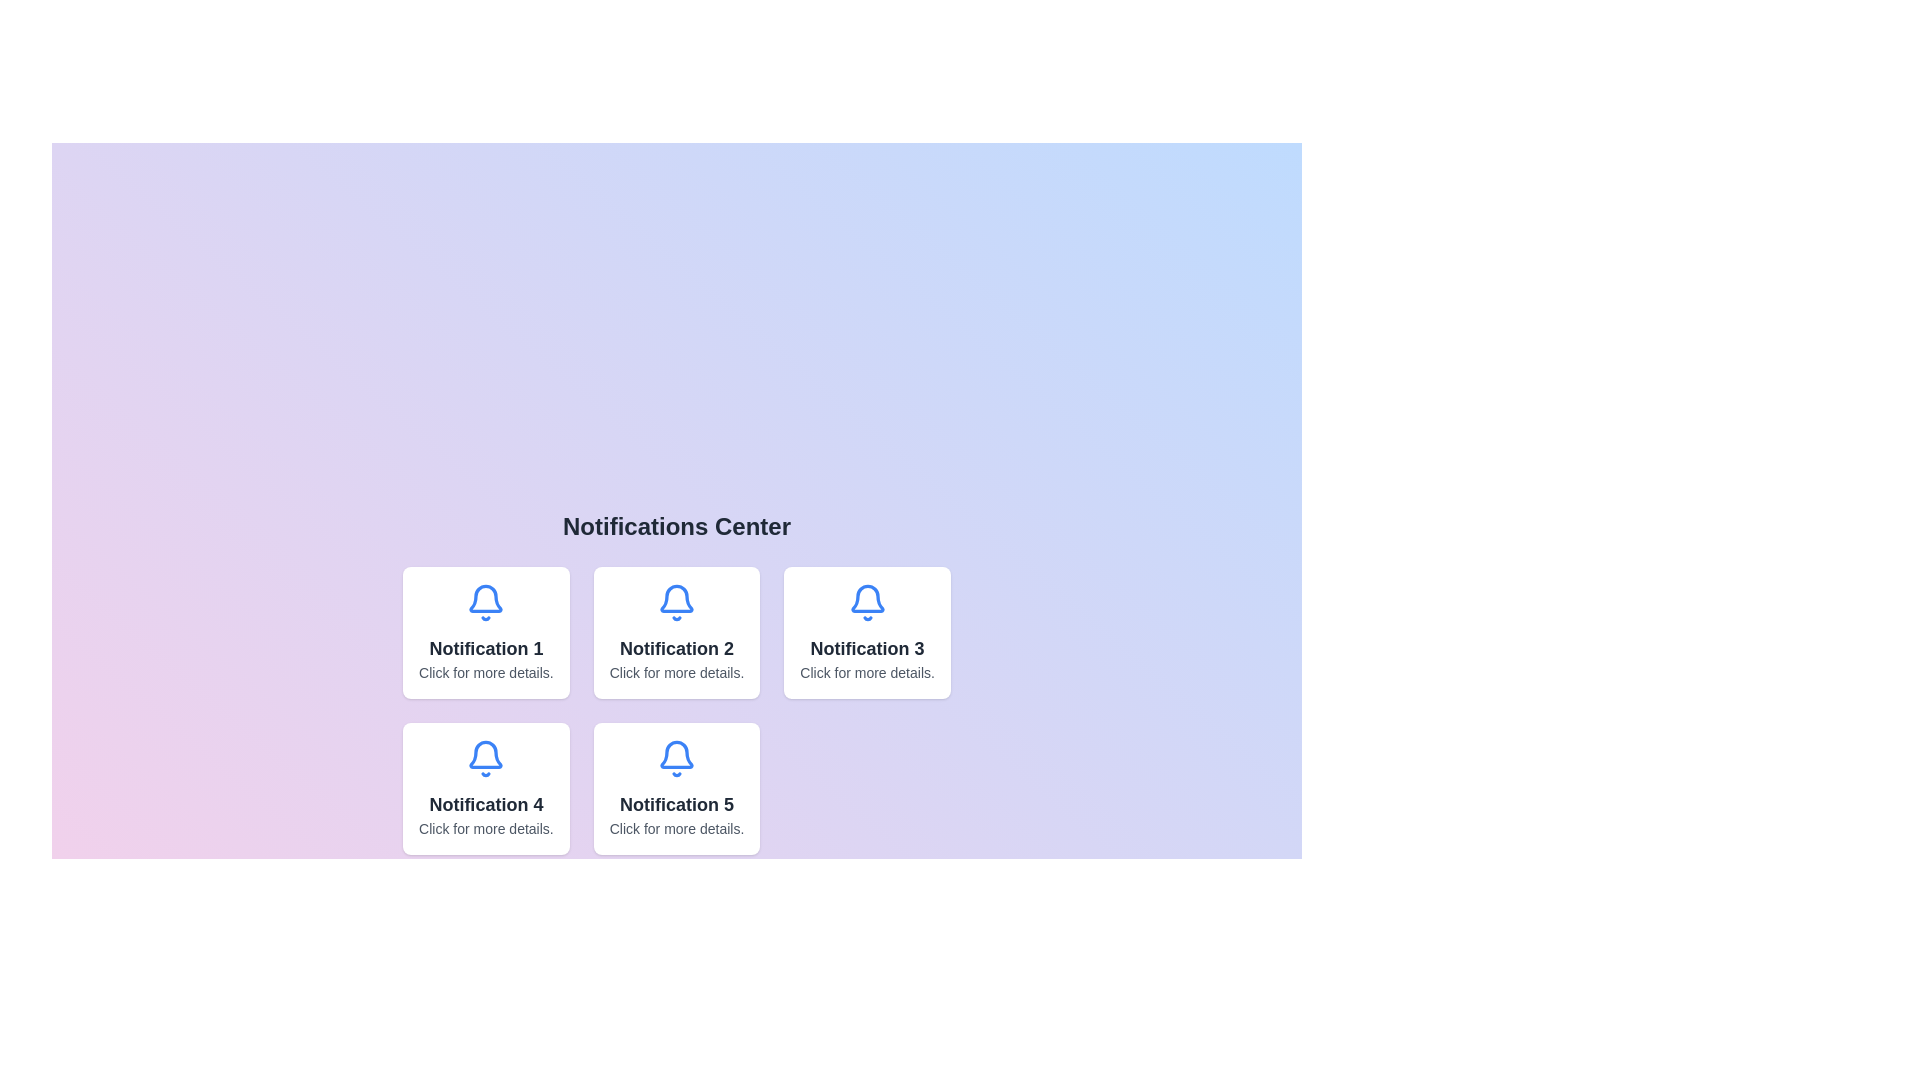 The image size is (1920, 1080). I want to click on text heading for the third notification in the grid, which is located centrally within the Notification 3 box above the descriptive text and below the blue bell icon, so click(867, 648).